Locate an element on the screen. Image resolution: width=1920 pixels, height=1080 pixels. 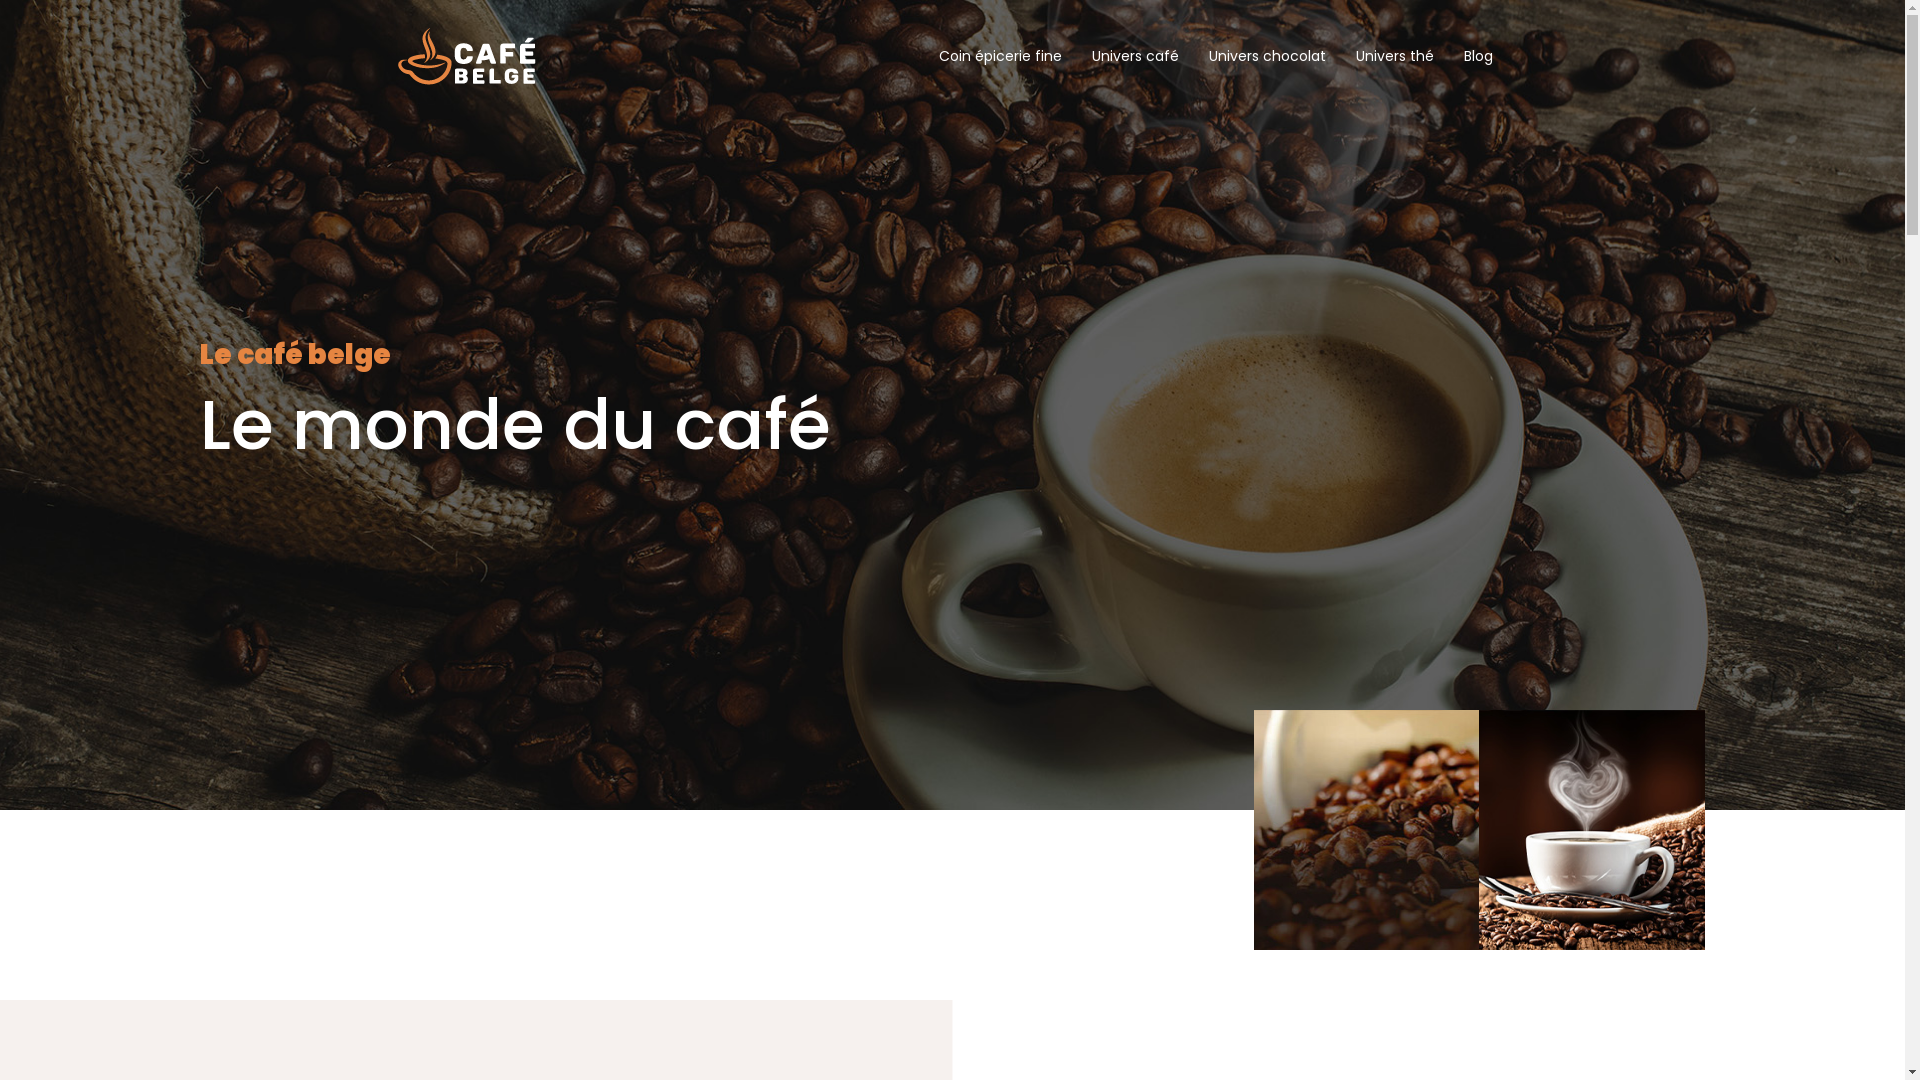
'Univers chocolat' is located at coordinates (1207, 55).